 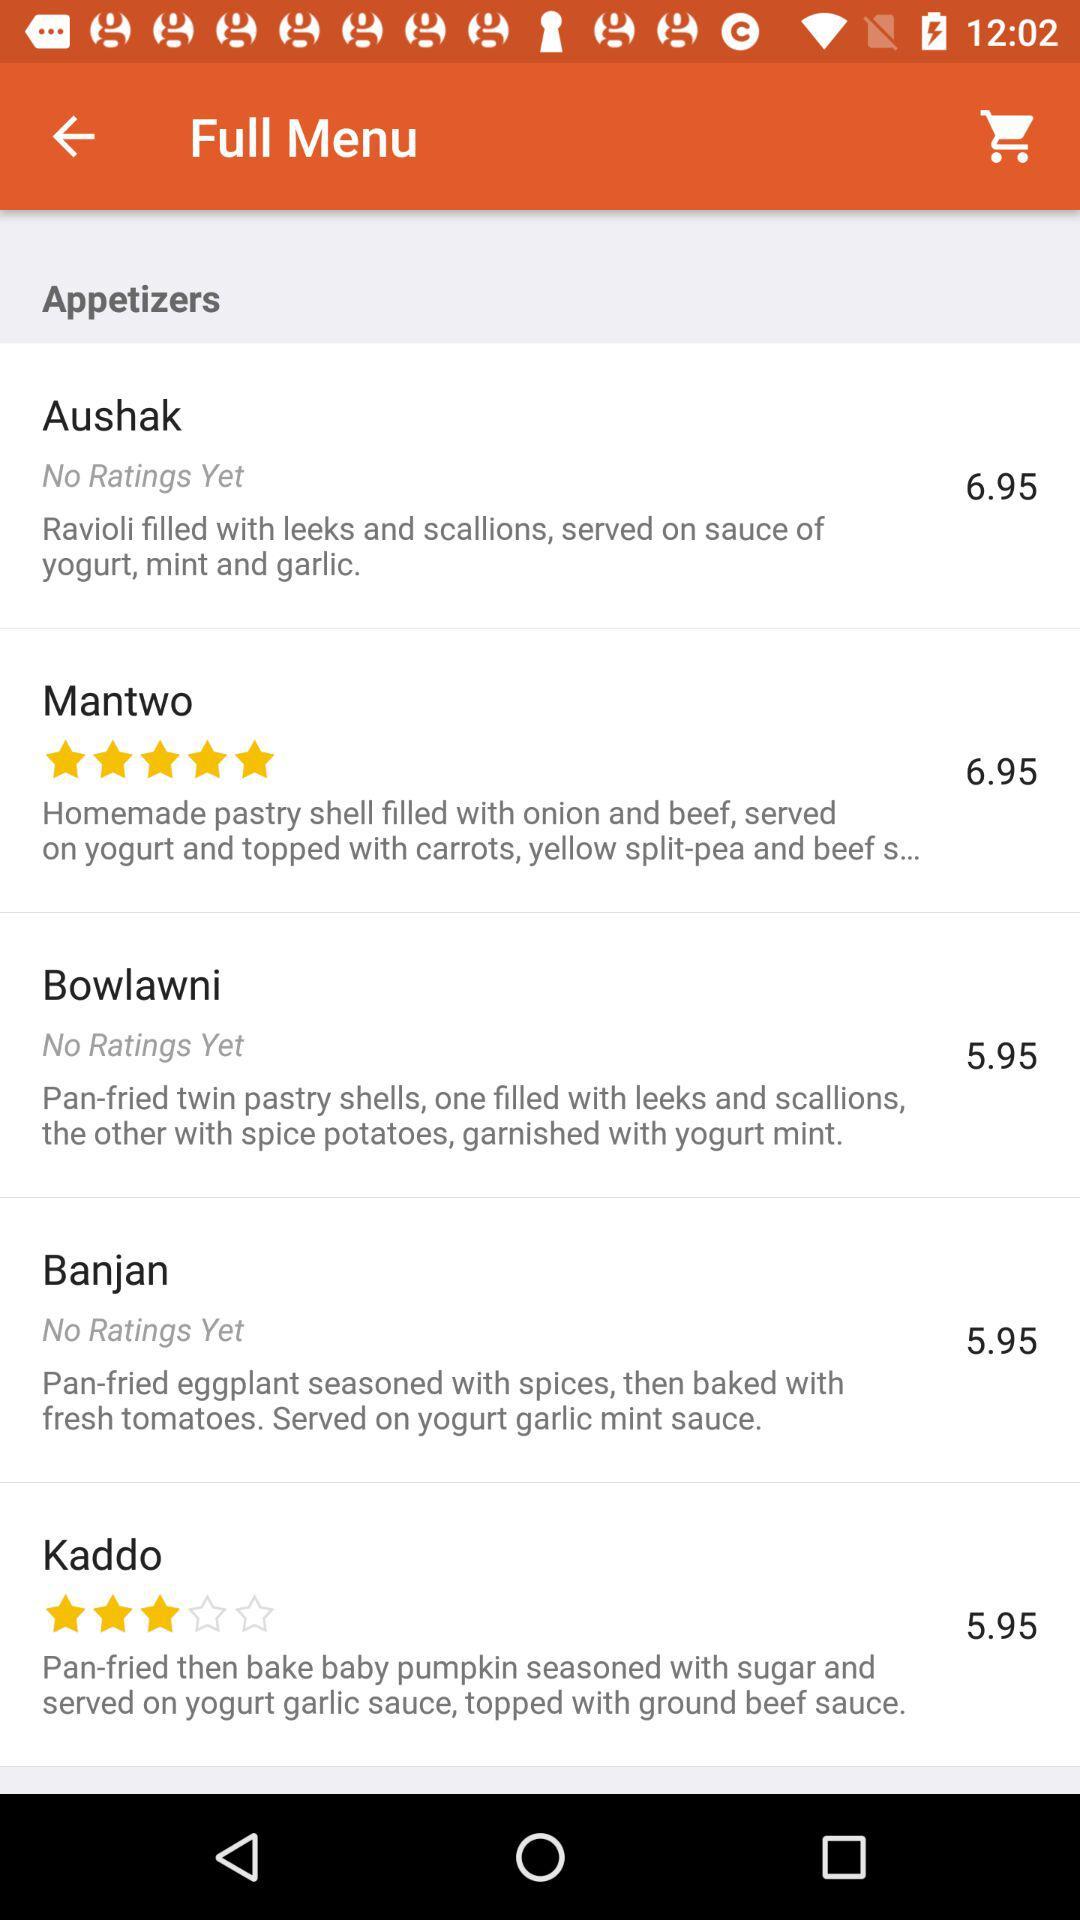 I want to click on icon next to full menu item, so click(x=72, y=135).